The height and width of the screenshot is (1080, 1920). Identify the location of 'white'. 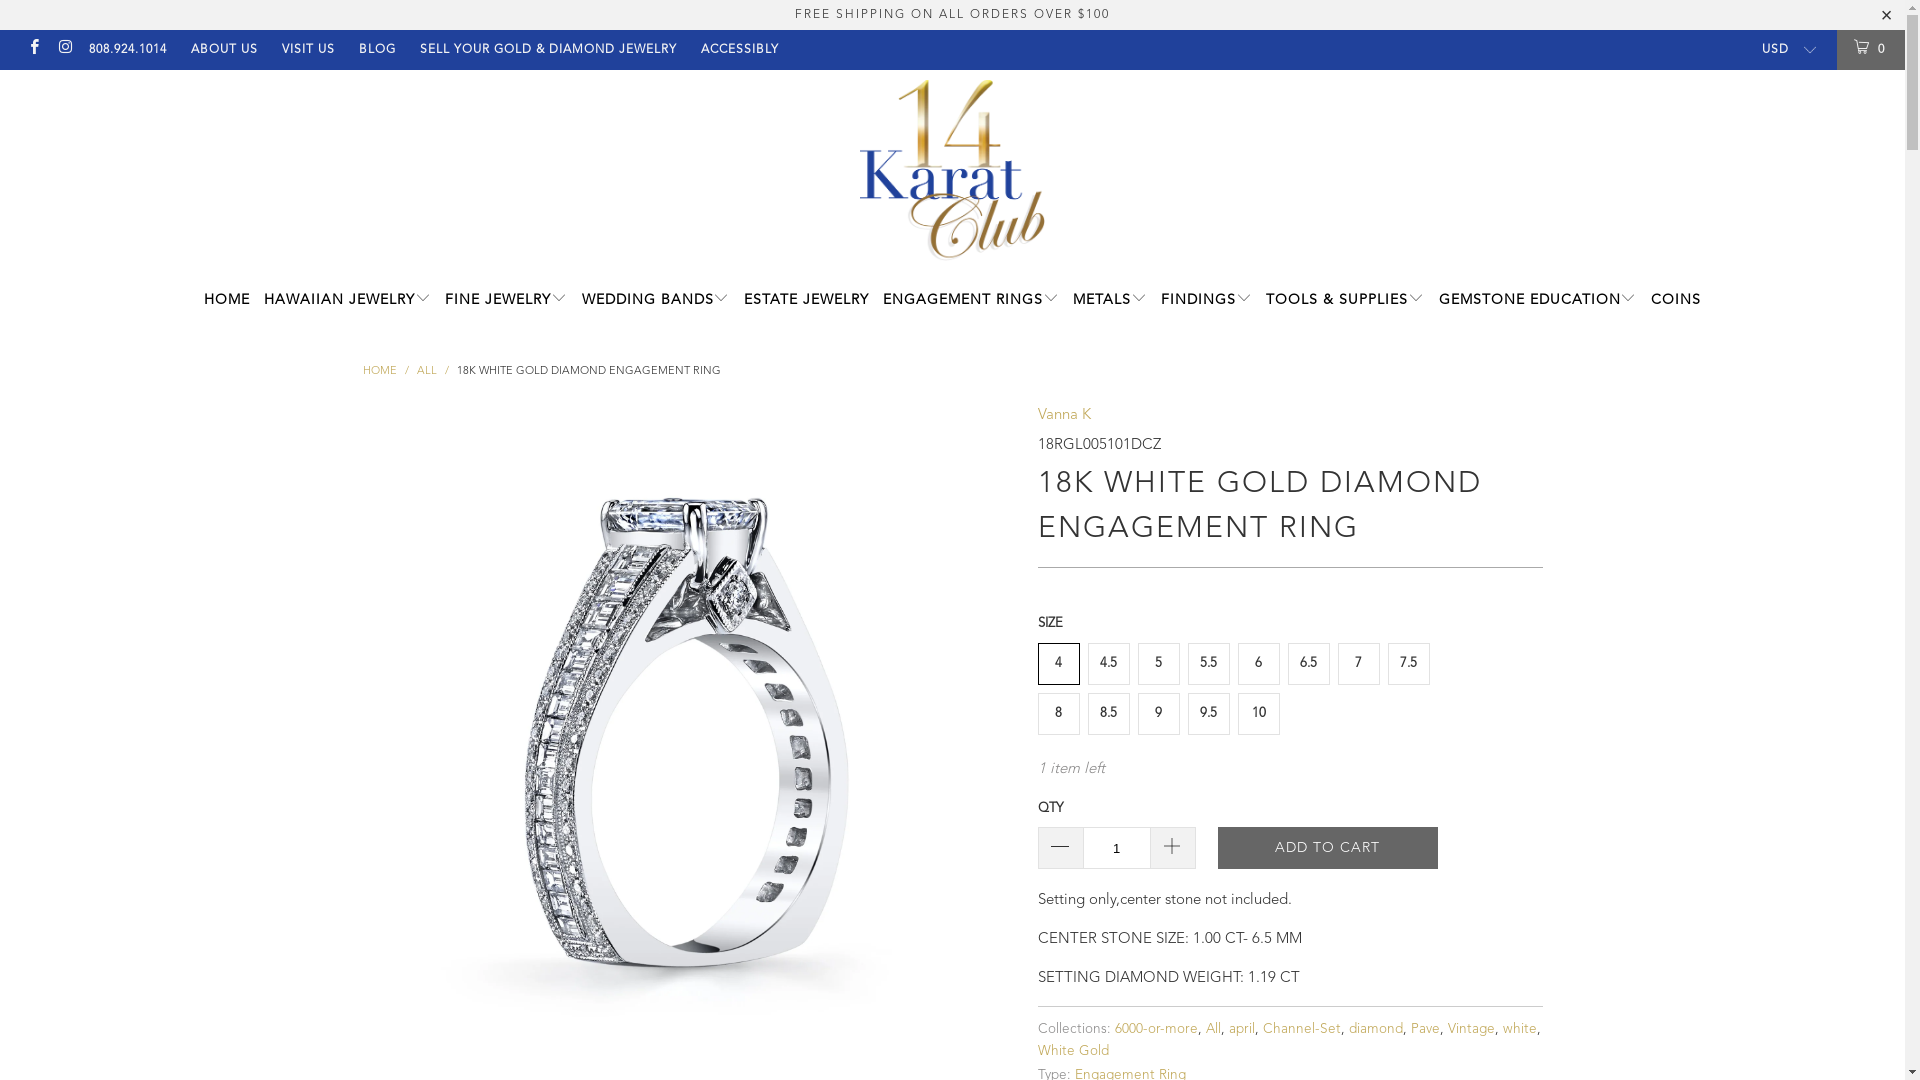
(1518, 1029).